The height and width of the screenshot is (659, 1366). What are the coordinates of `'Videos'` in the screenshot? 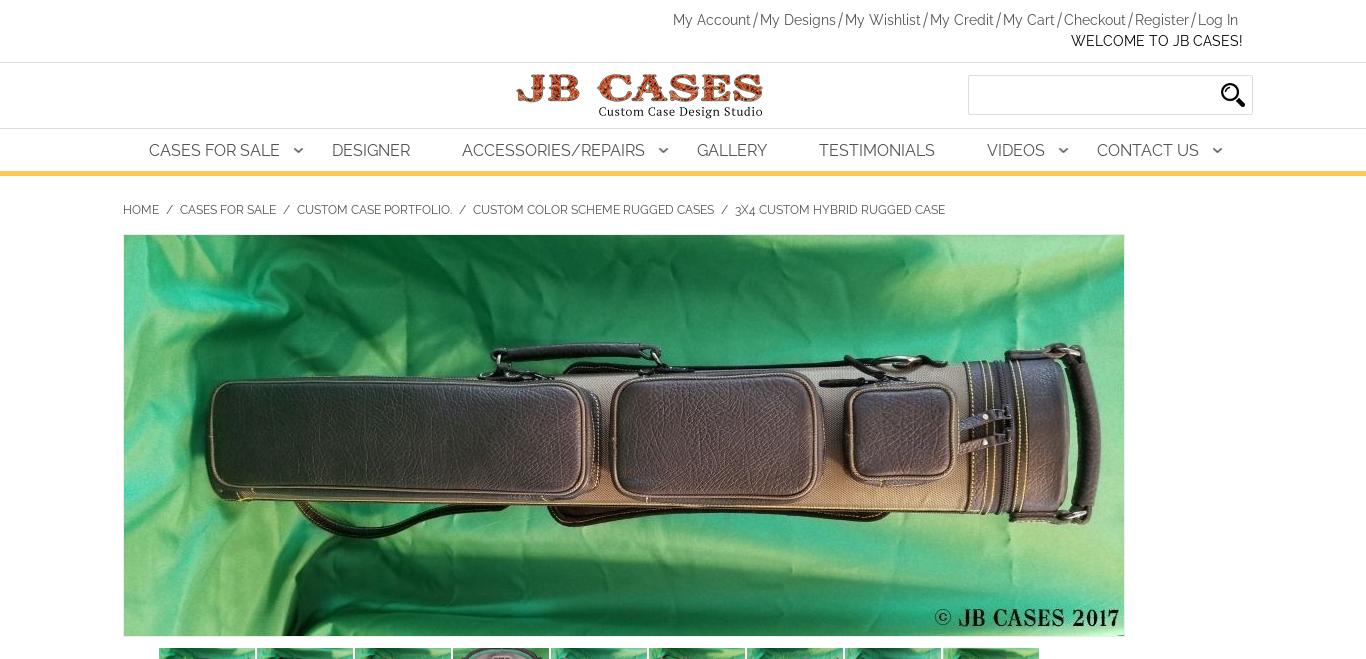 It's located at (1016, 149).